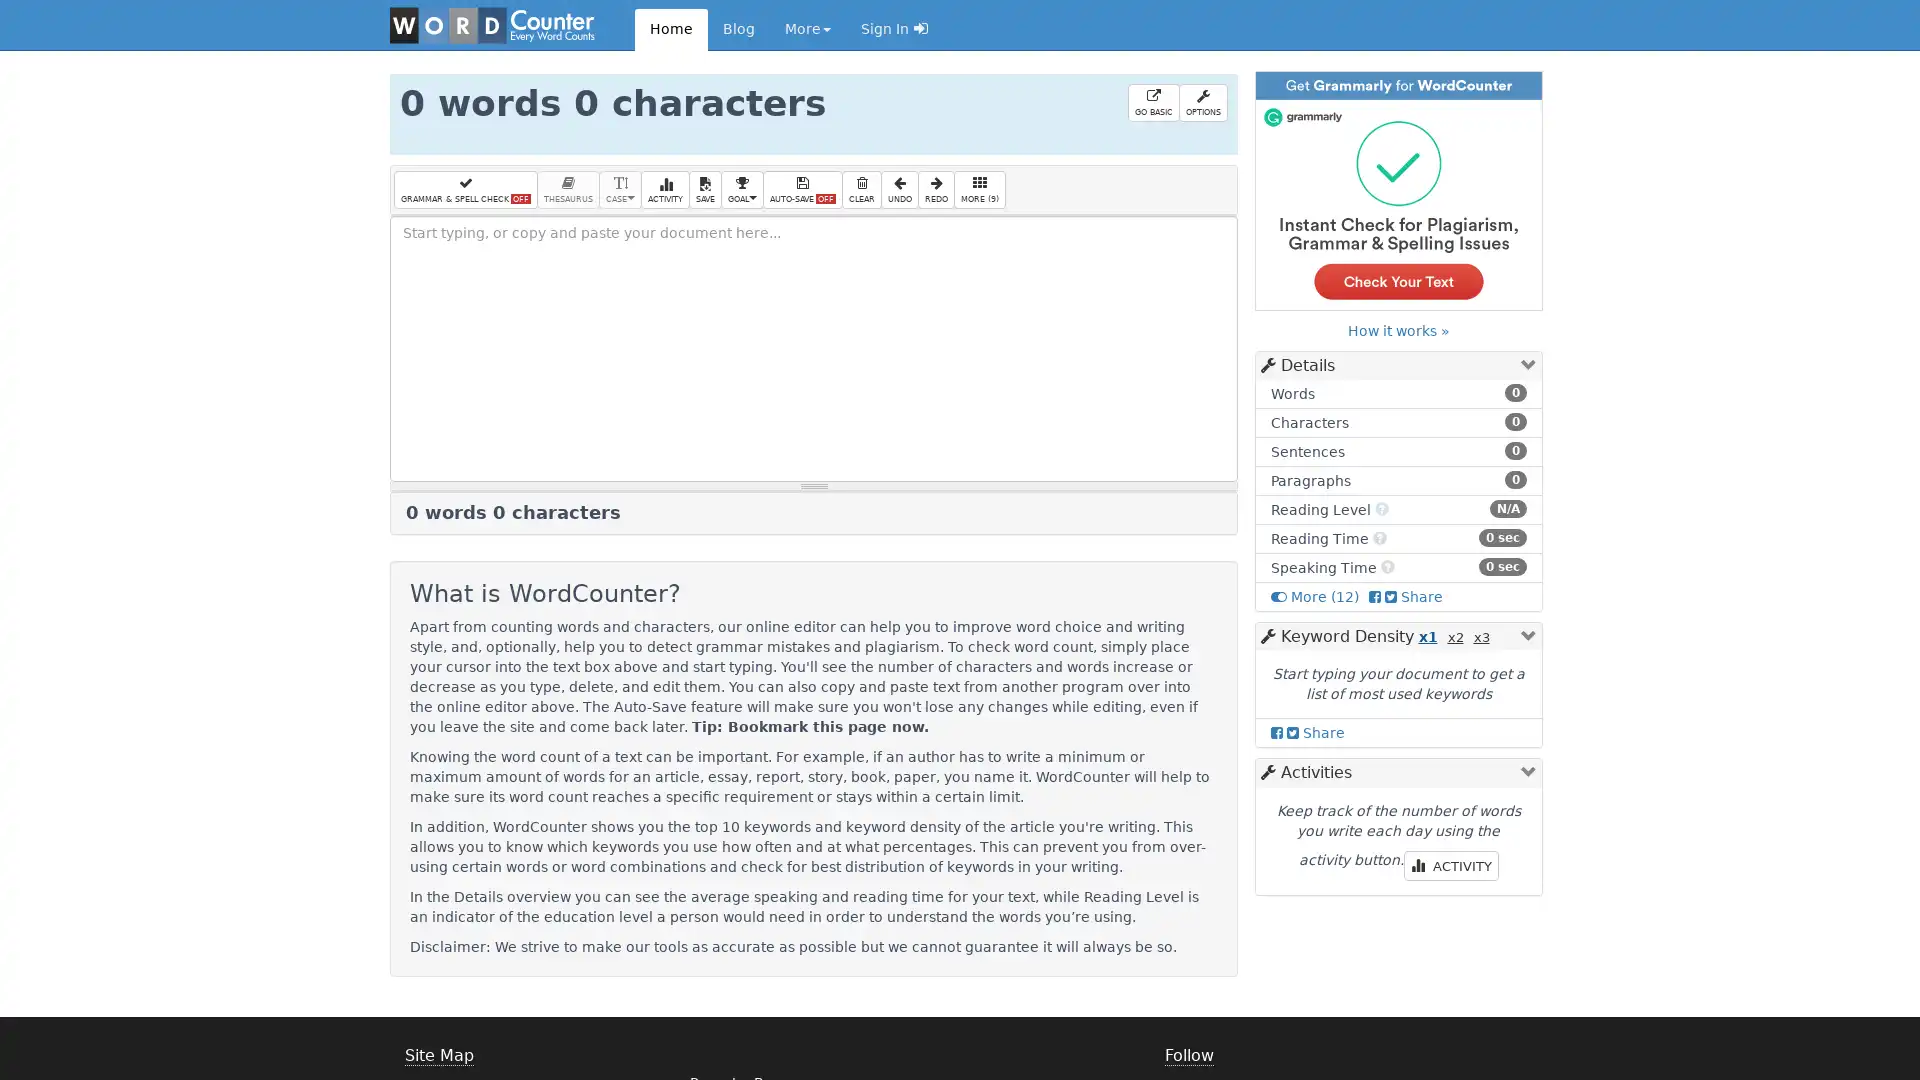 Image resolution: width=1920 pixels, height=1080 pixels. Describe the element at coordinates (1201, 102) in the screenshot. I see `OPTIONS` at that location.